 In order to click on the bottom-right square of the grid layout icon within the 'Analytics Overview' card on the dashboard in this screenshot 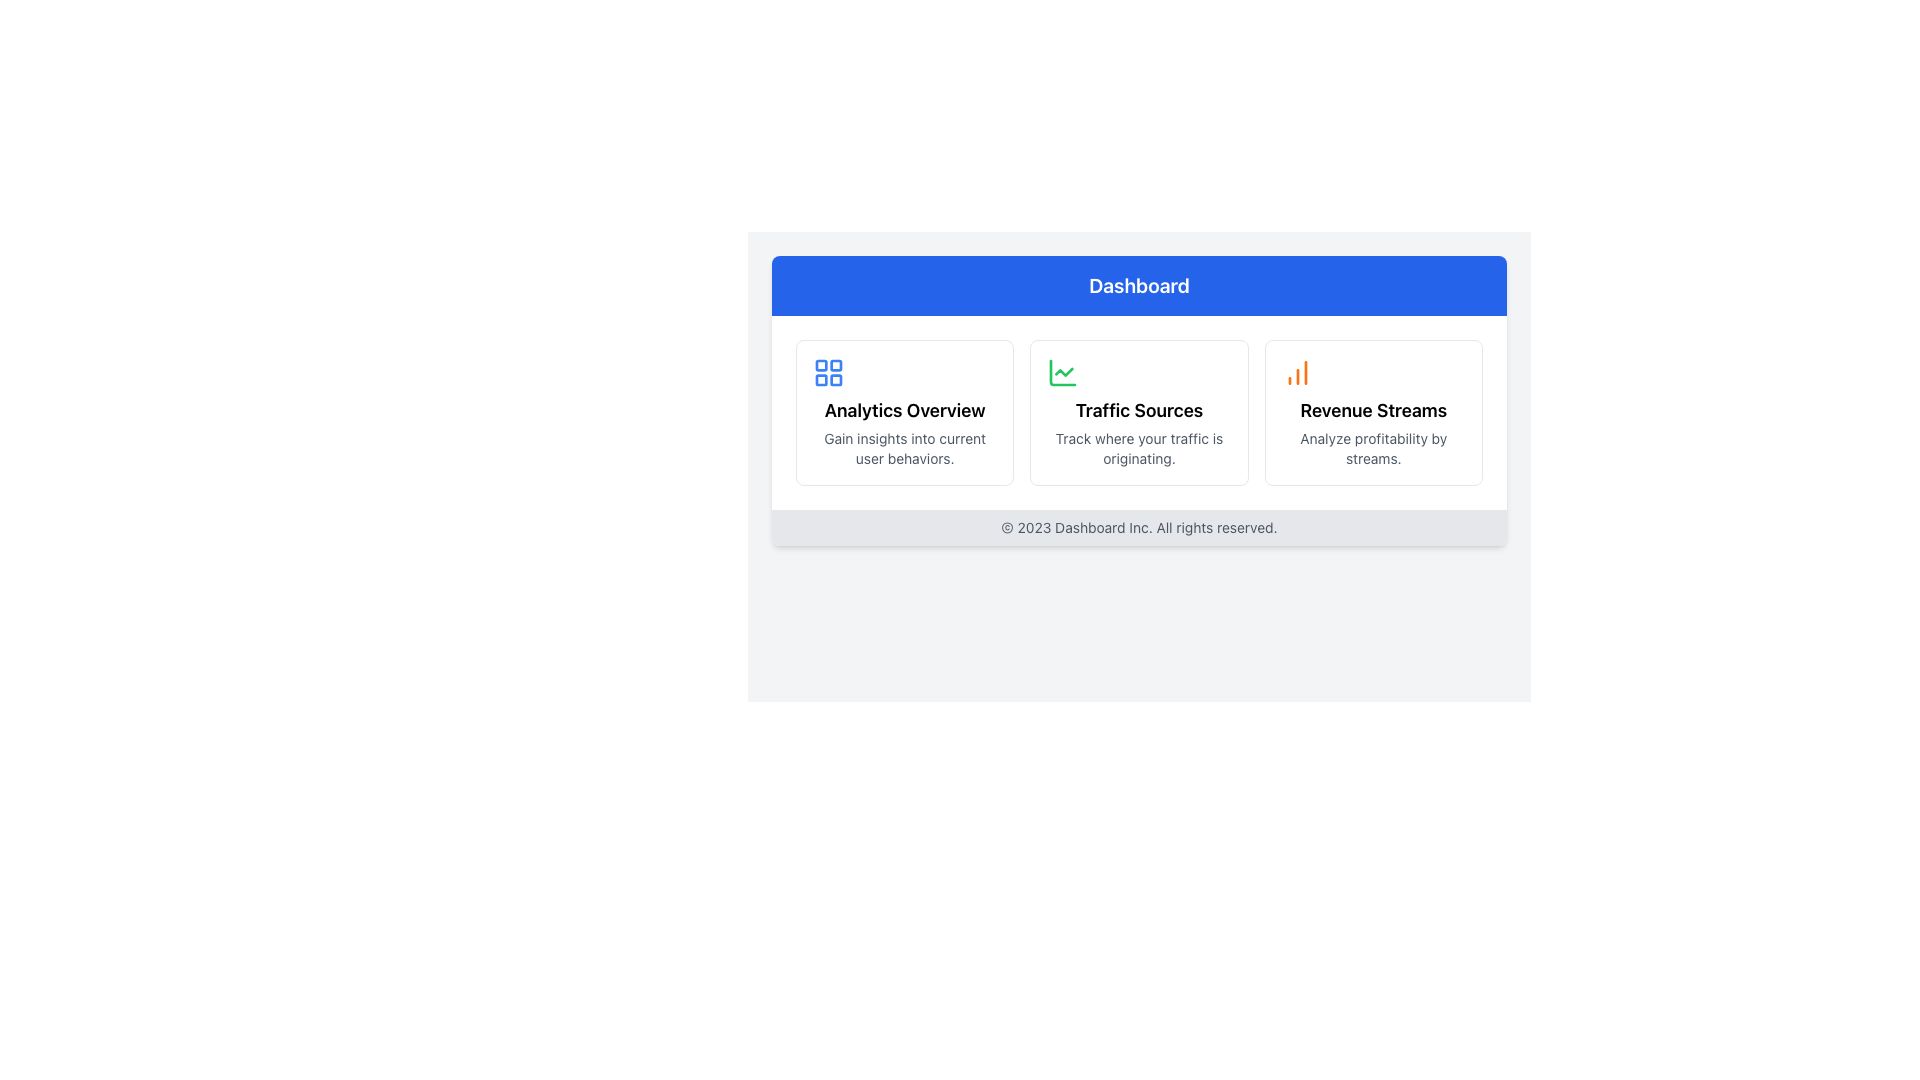, I will do `click(836, 380)`.